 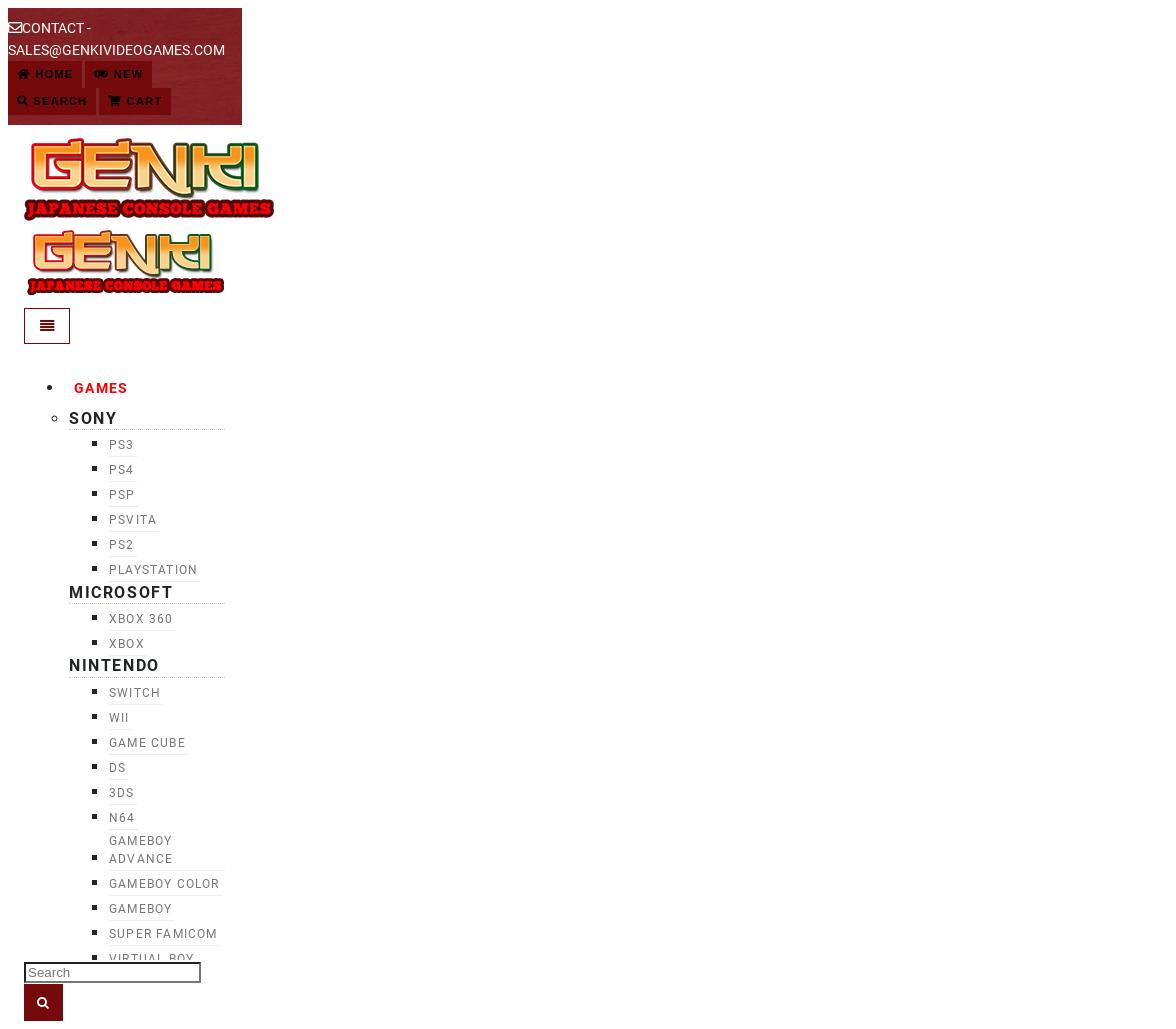 What do you see at coordinates (141, 100) in the screenshot?
I see `'Cart'` at bounding box center [141, 100].